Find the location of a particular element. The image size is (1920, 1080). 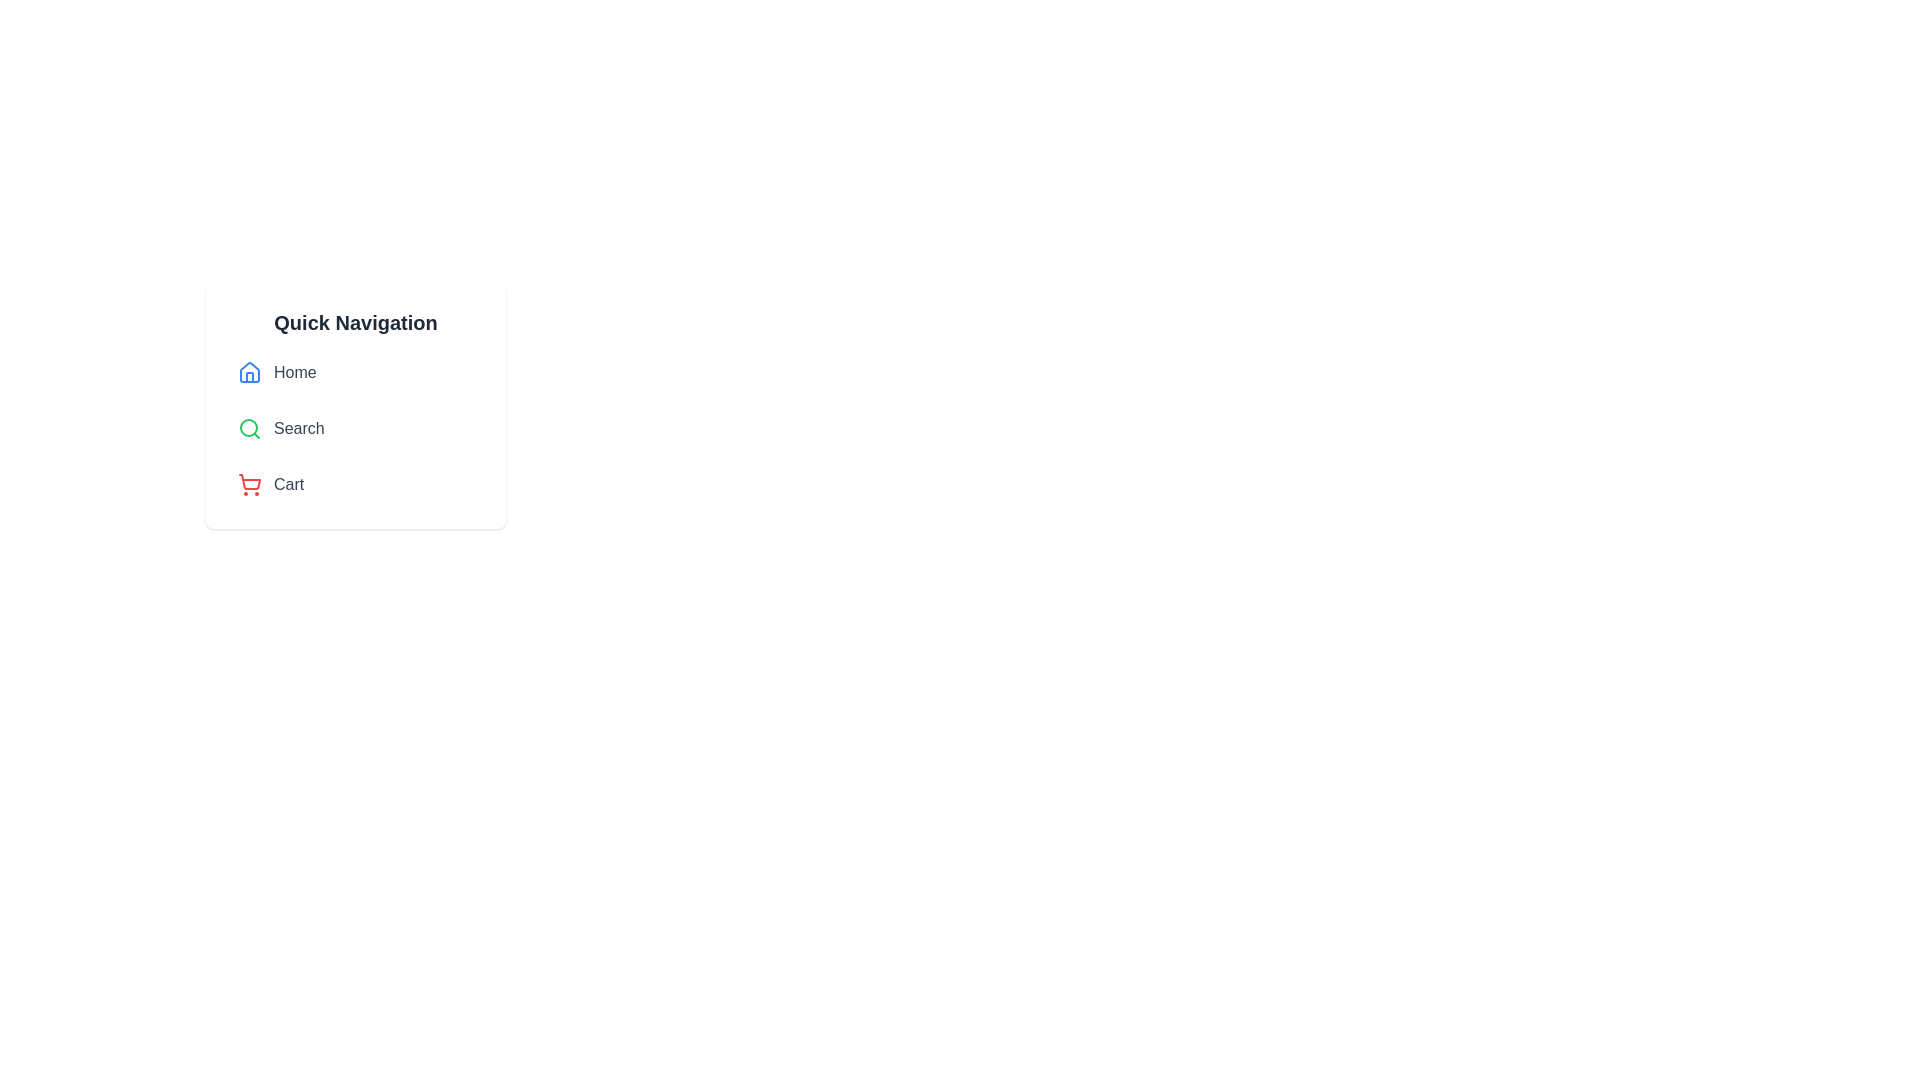

the inner circular portion of the green magnifying glass icon, which is located below the 'Home' icon and above the 'Cart' icon in the 'Quick Navigation' list is located at coordinates (248, 427).